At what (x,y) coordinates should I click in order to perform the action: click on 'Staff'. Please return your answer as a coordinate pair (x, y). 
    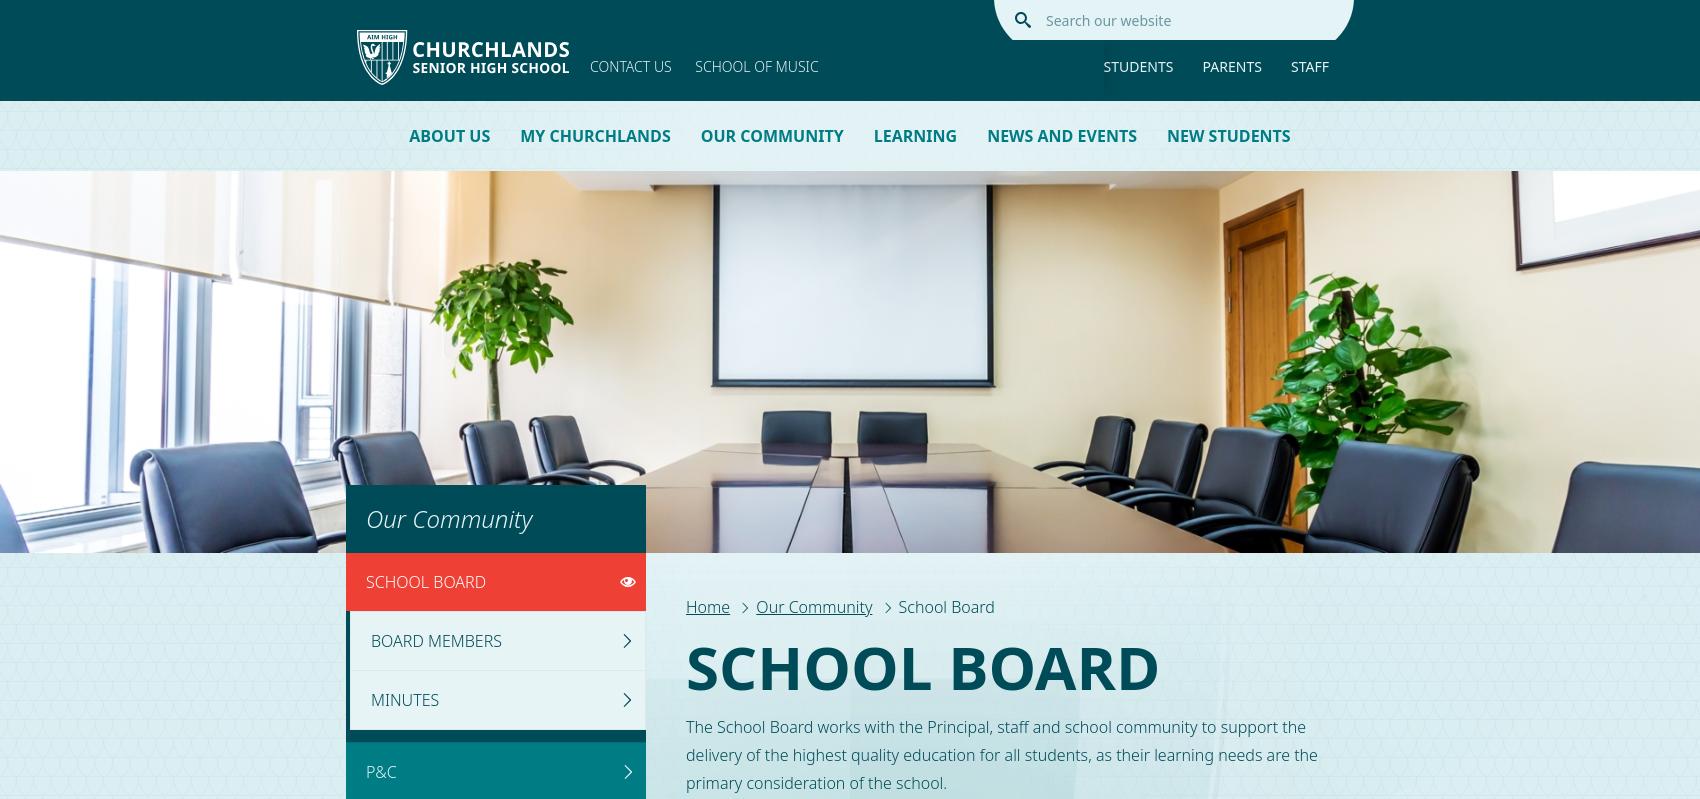
    Looking at the image, I should click on (1310, 66).